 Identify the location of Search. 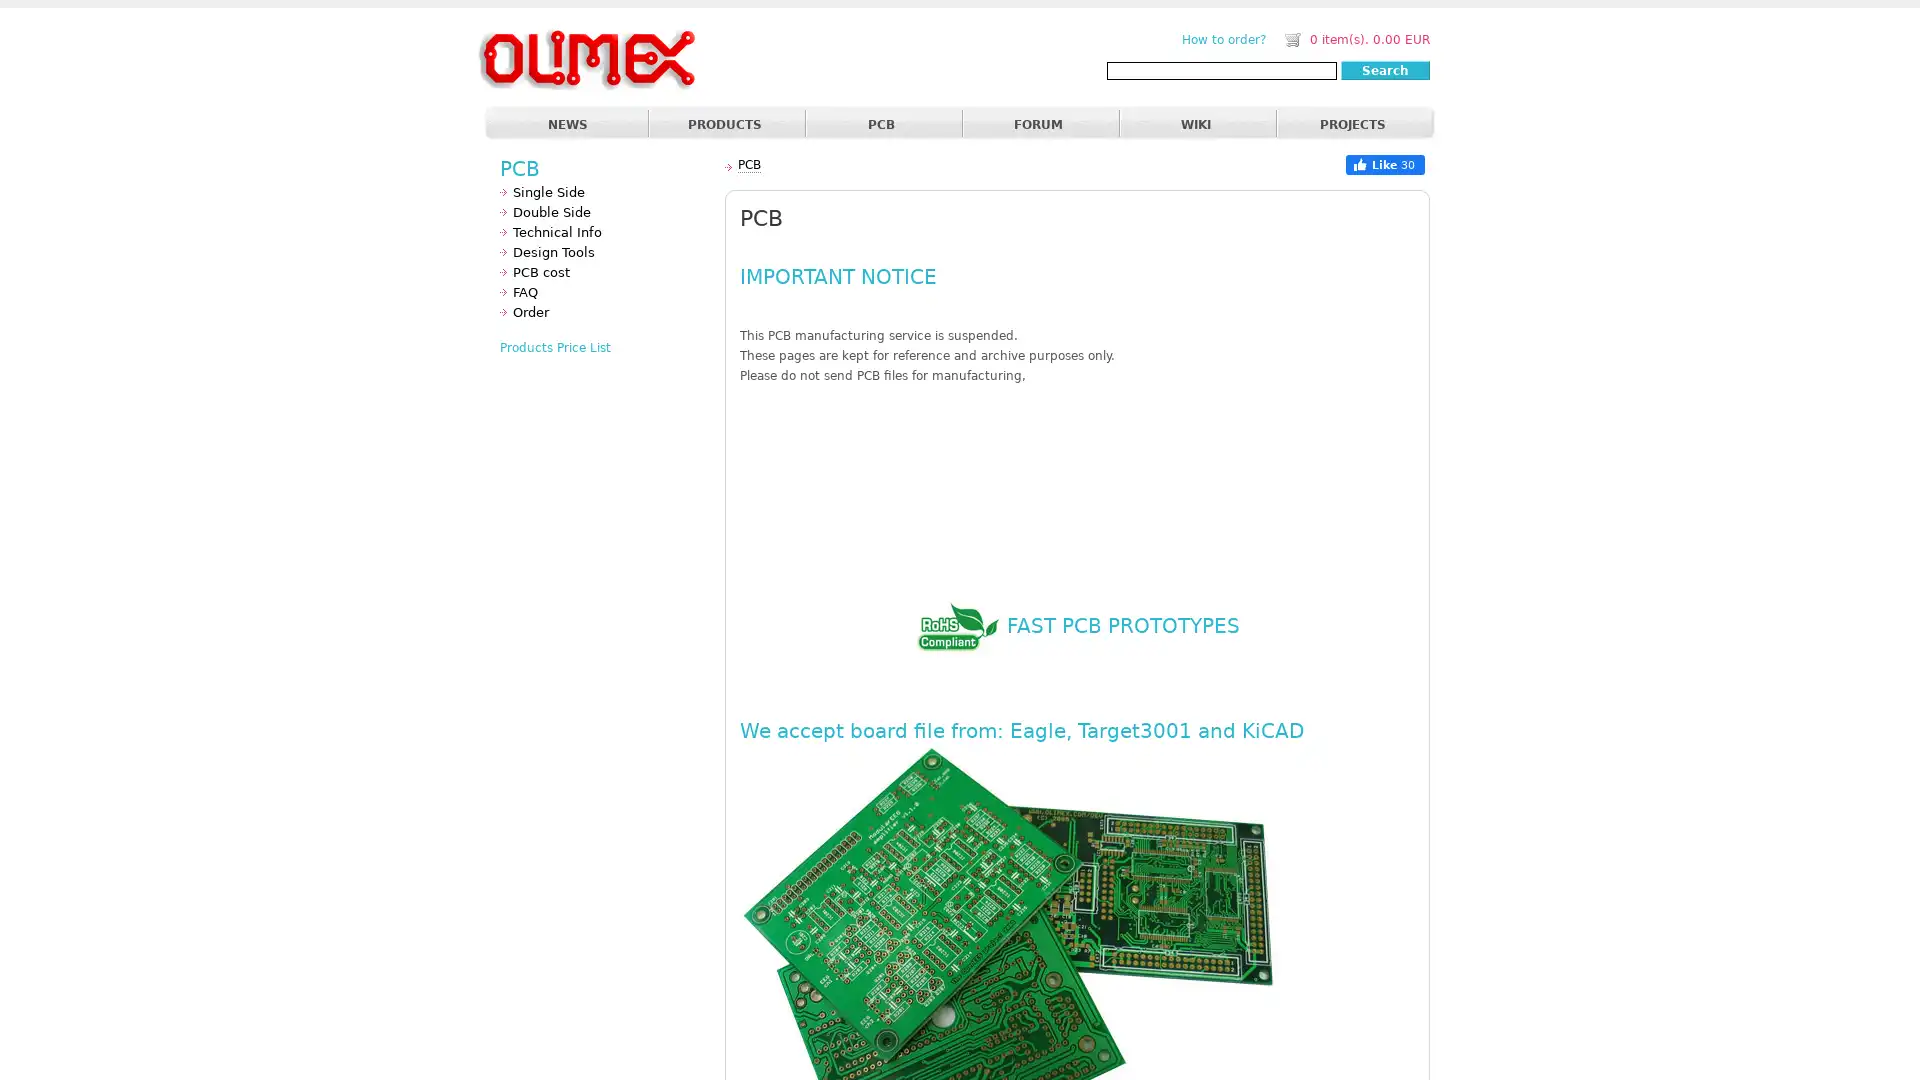
(1384, 69).